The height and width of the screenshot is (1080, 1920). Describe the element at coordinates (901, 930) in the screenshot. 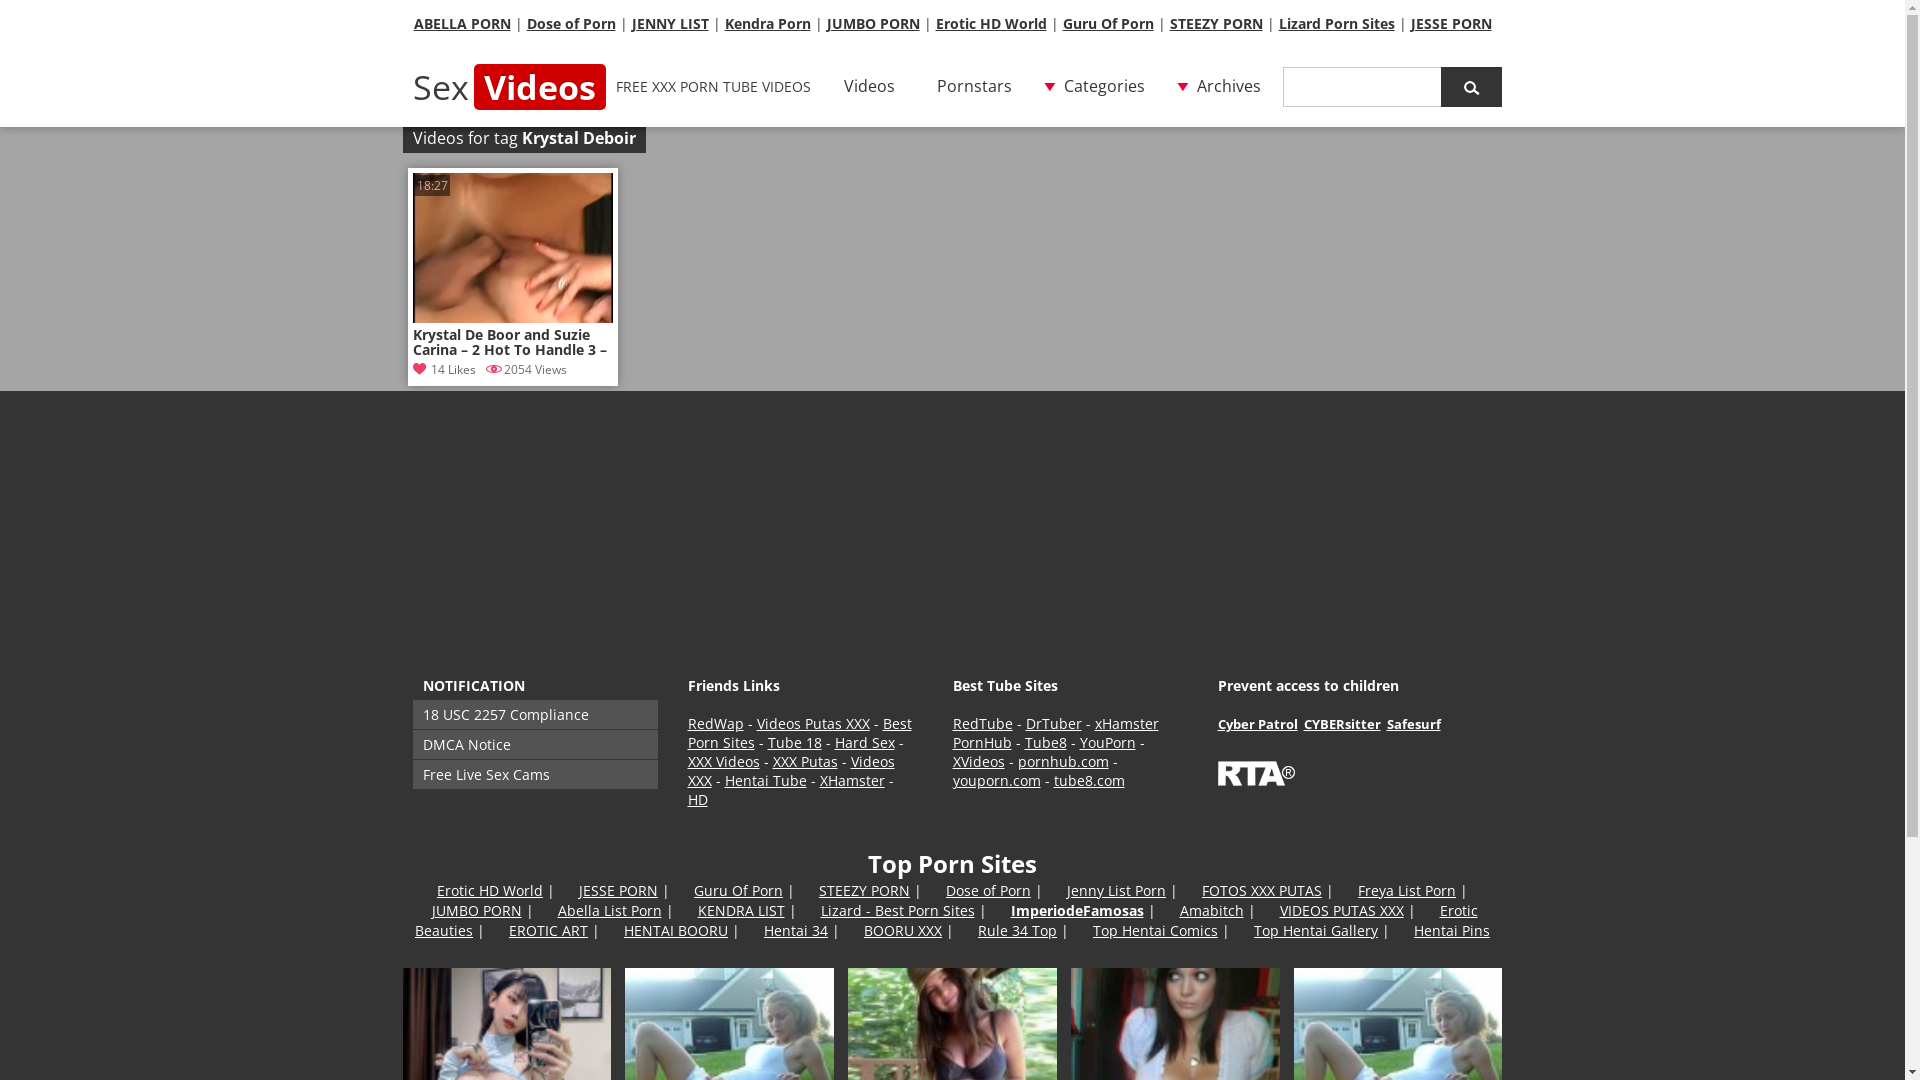

I see `'BOORU XXX'` at that location.